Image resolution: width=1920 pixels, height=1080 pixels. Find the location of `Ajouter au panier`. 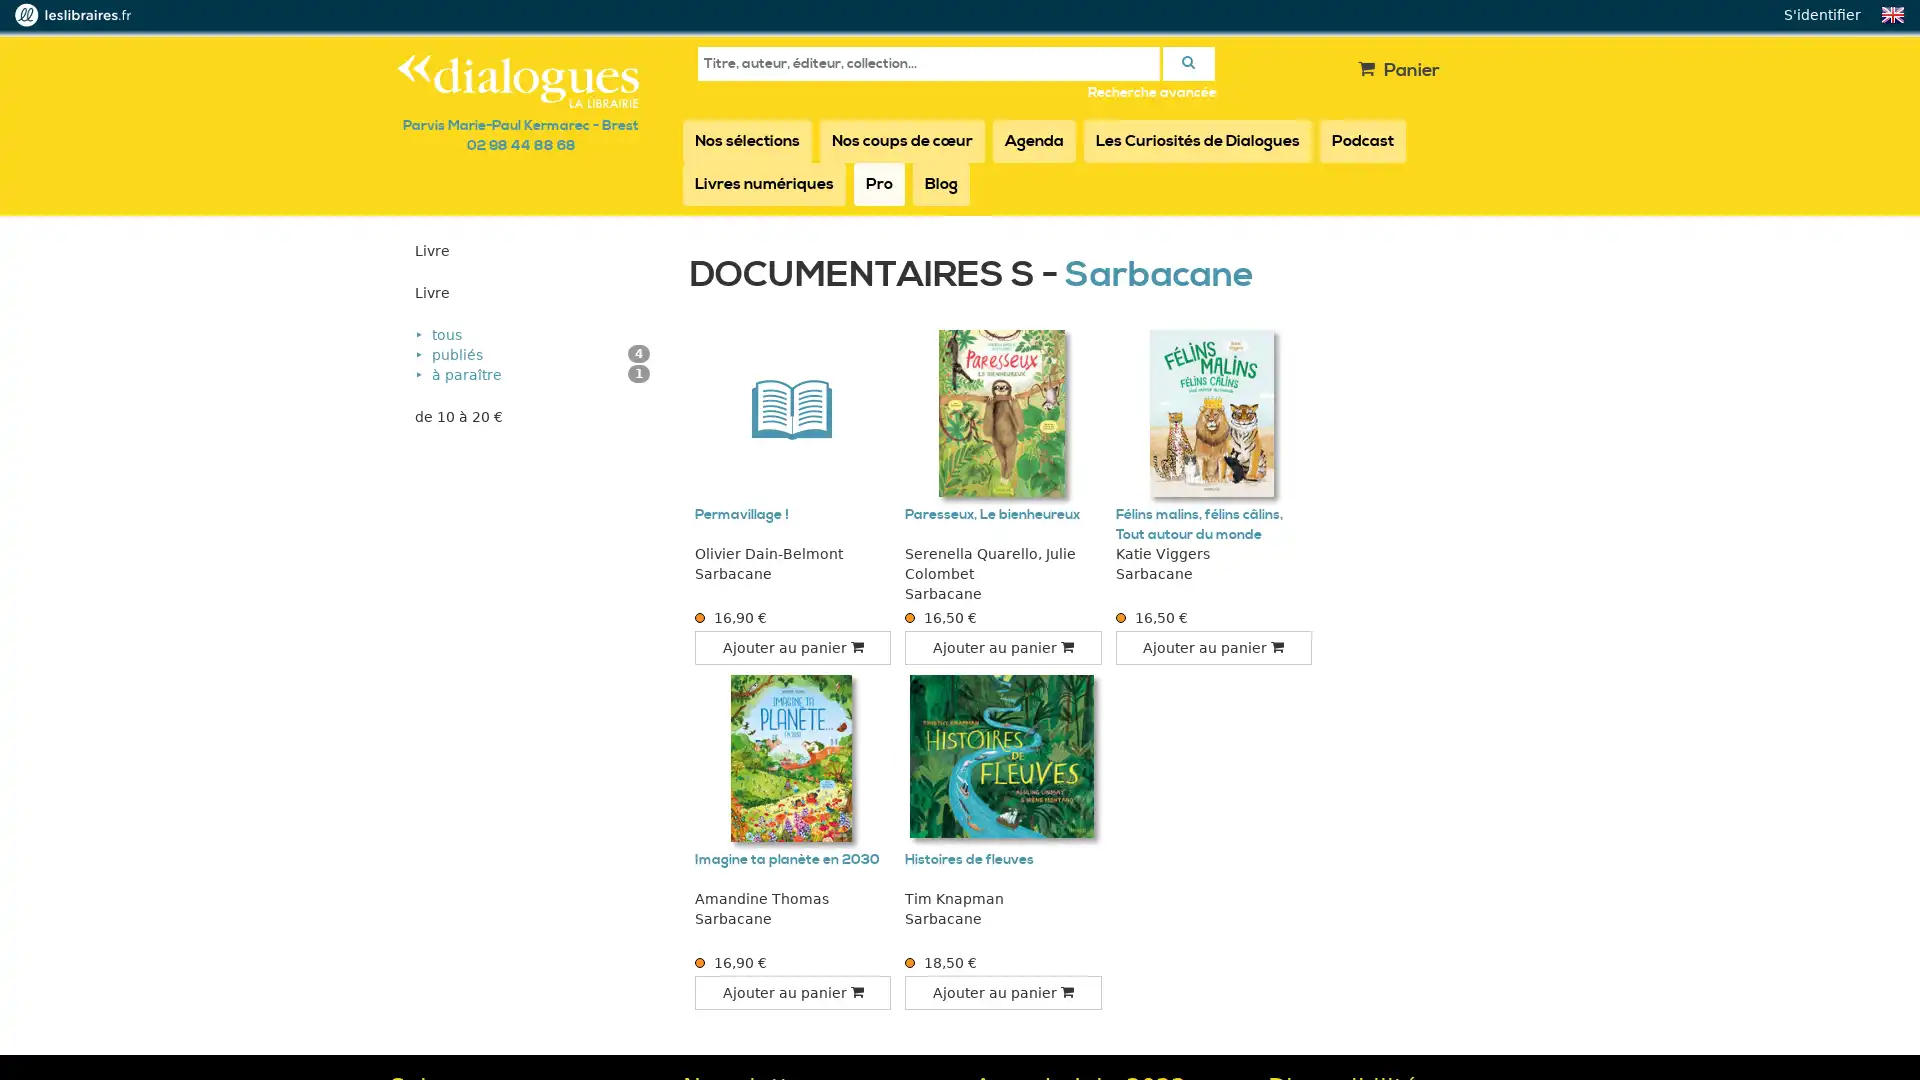

Ajouter au panier is located at coordinates (1003, 648).